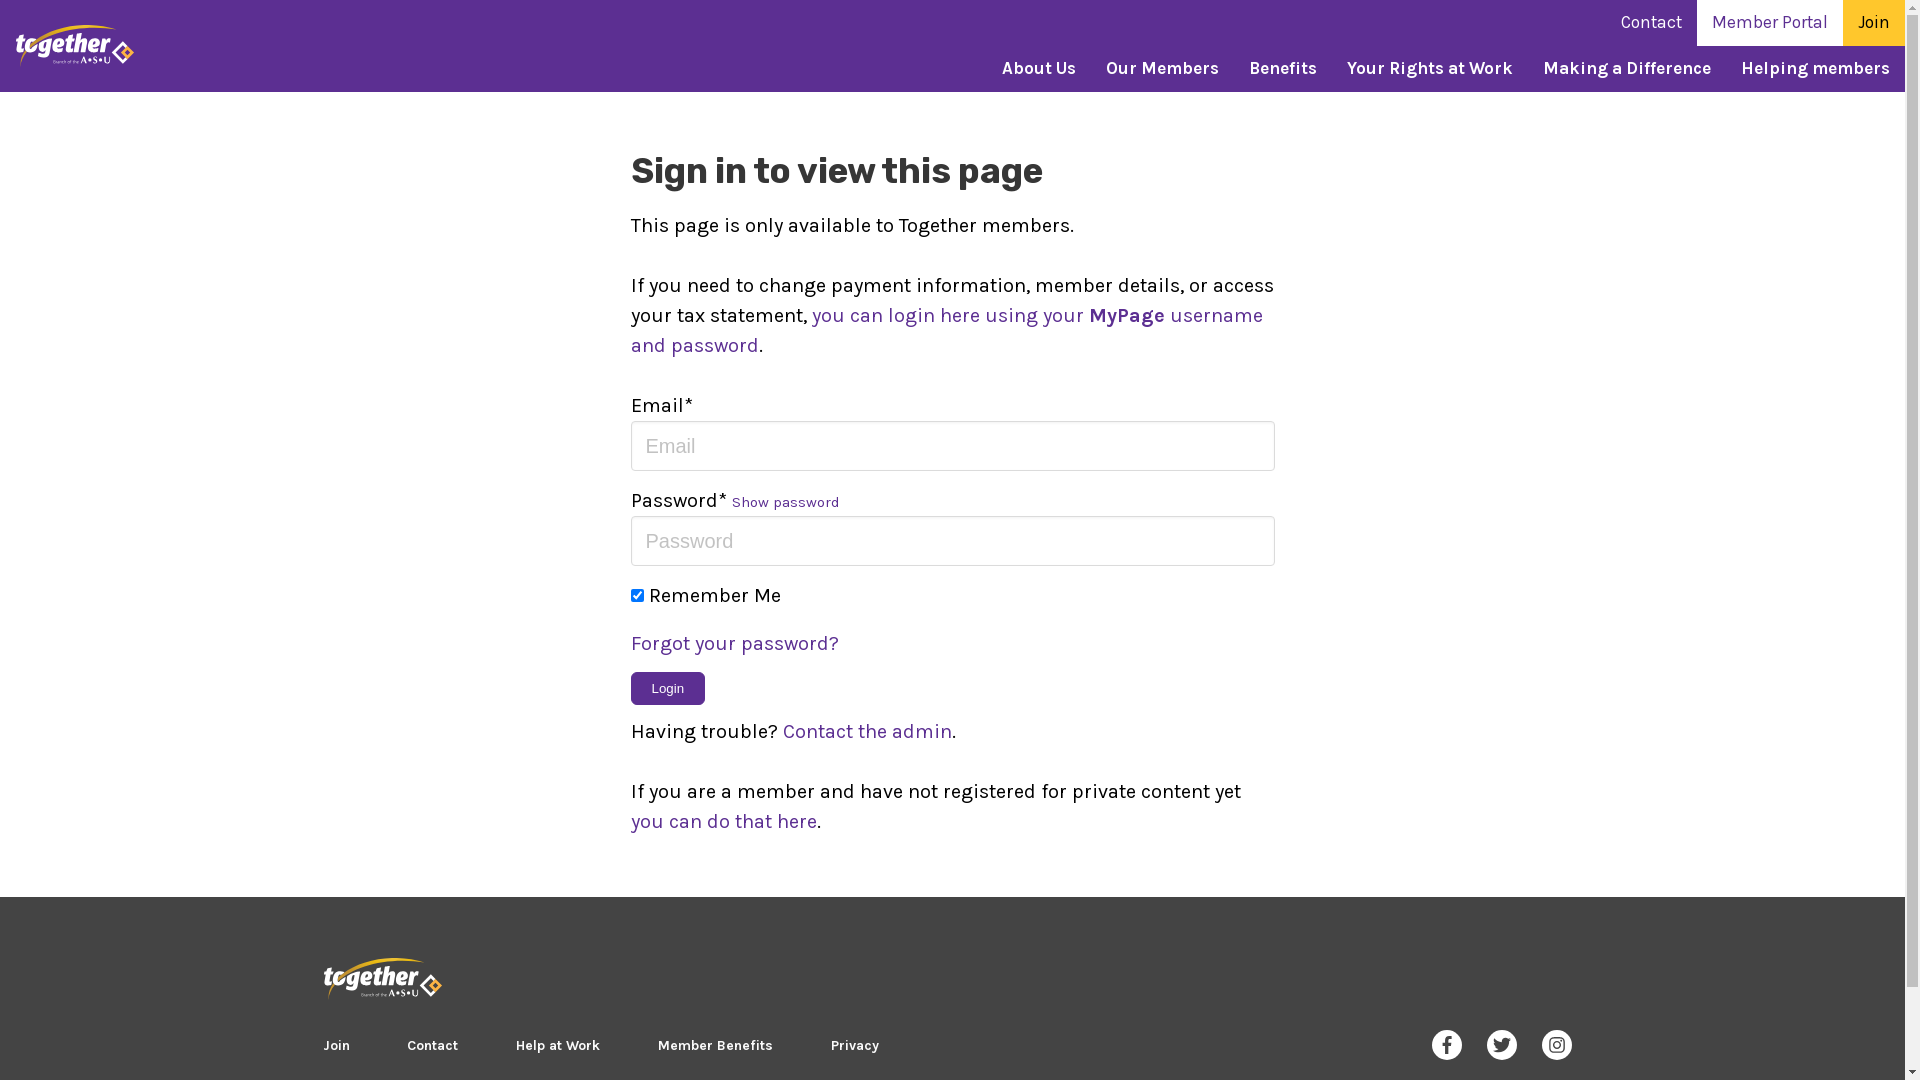 The width and height of the screenshot is (1920, 1080). Describe the element at coordinates (382, 978) in the screenshot. I see `'Together branch of the ASU '` at that location.